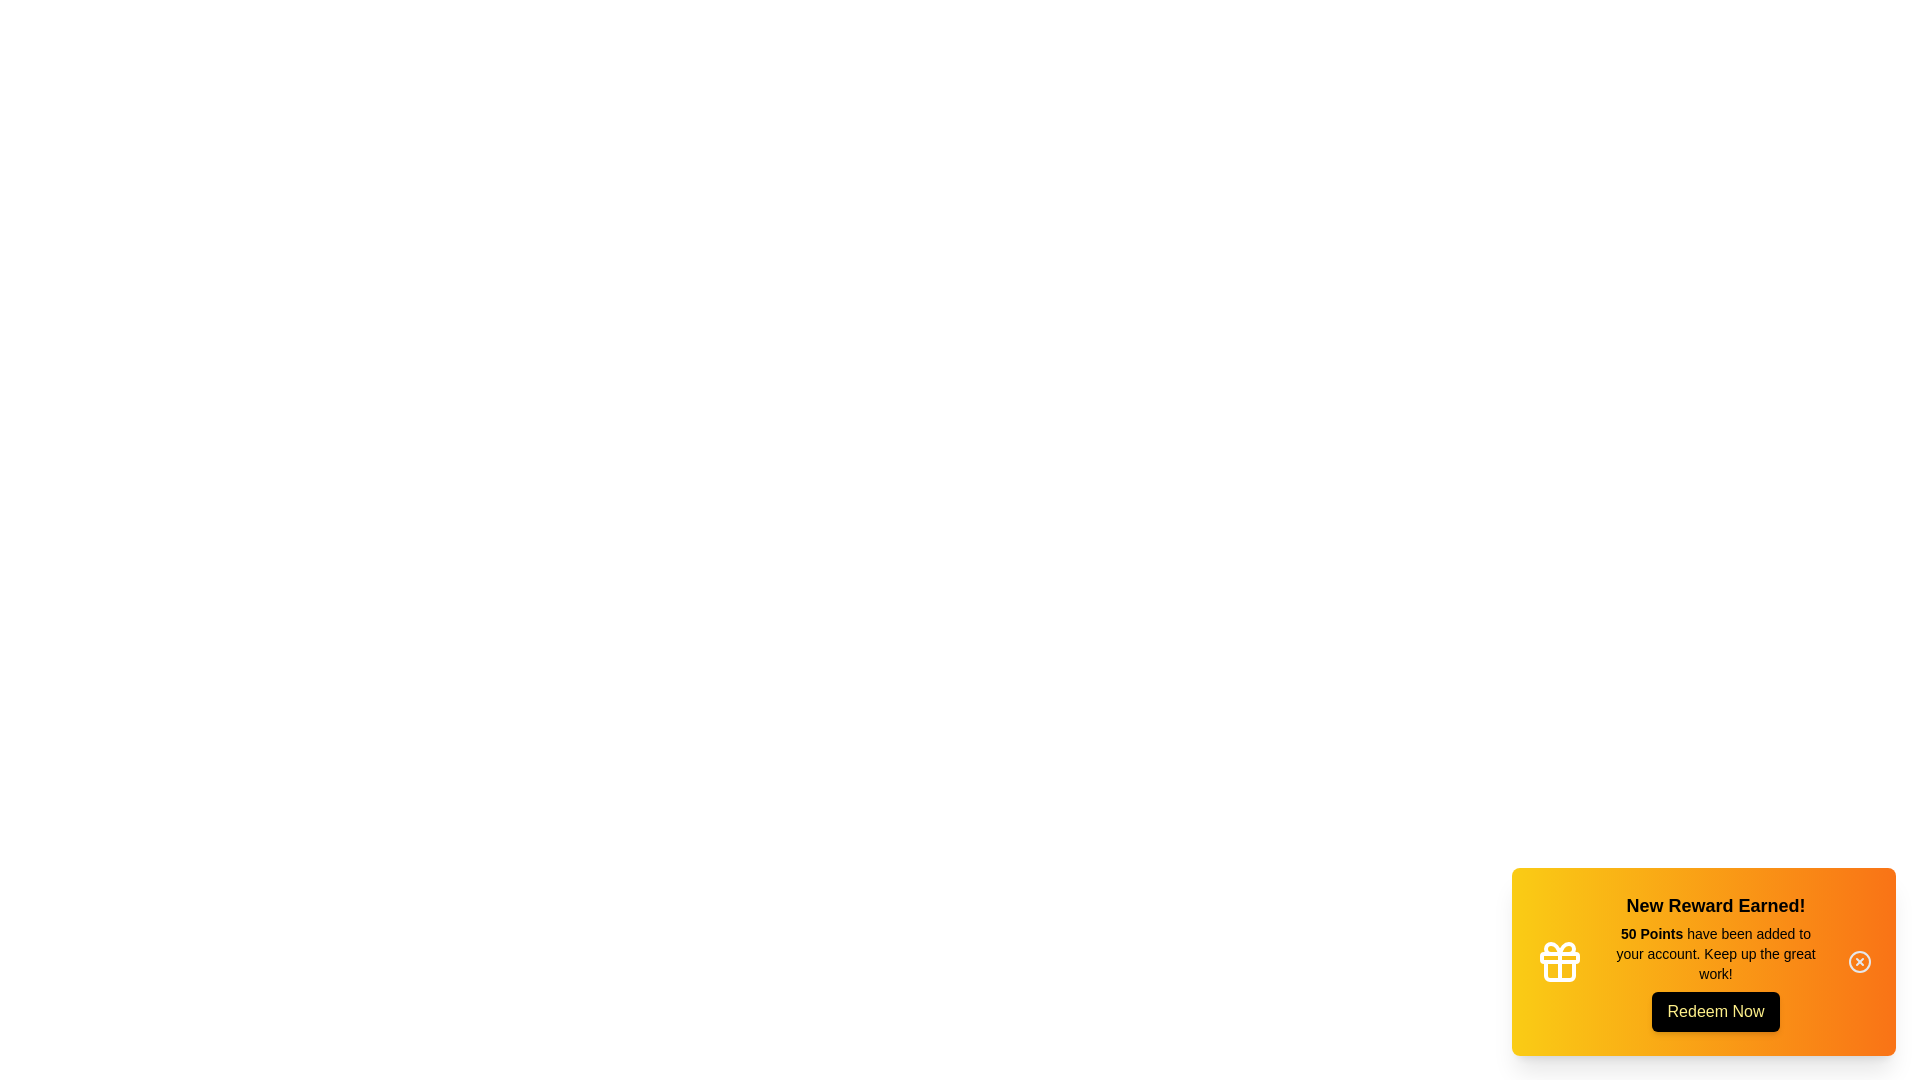 This screenshot has height=1080, width=1920. What do you see at coordinates (1859, 960) in the screenshot?
I see `the close button to dismiss the snackbar` at bounding box center [1859, 960].